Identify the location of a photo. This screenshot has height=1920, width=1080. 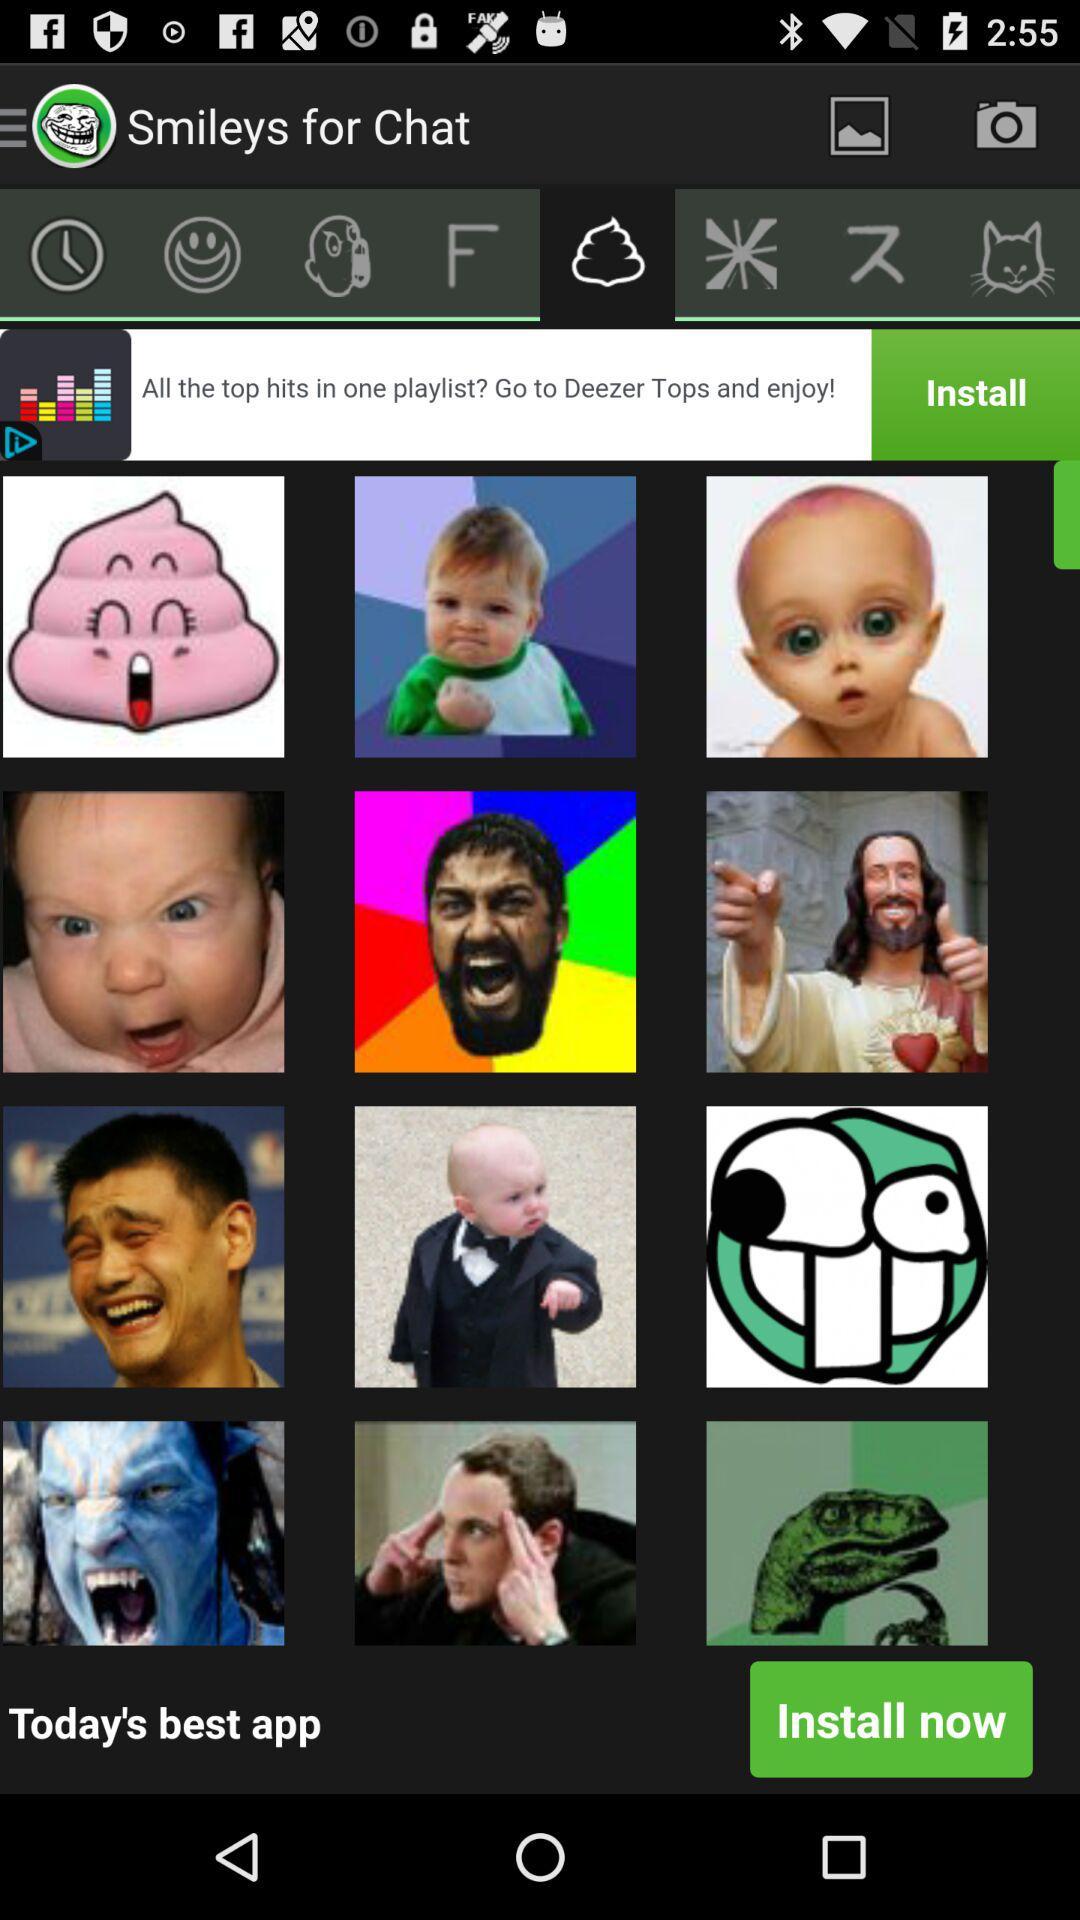
(858, 124).